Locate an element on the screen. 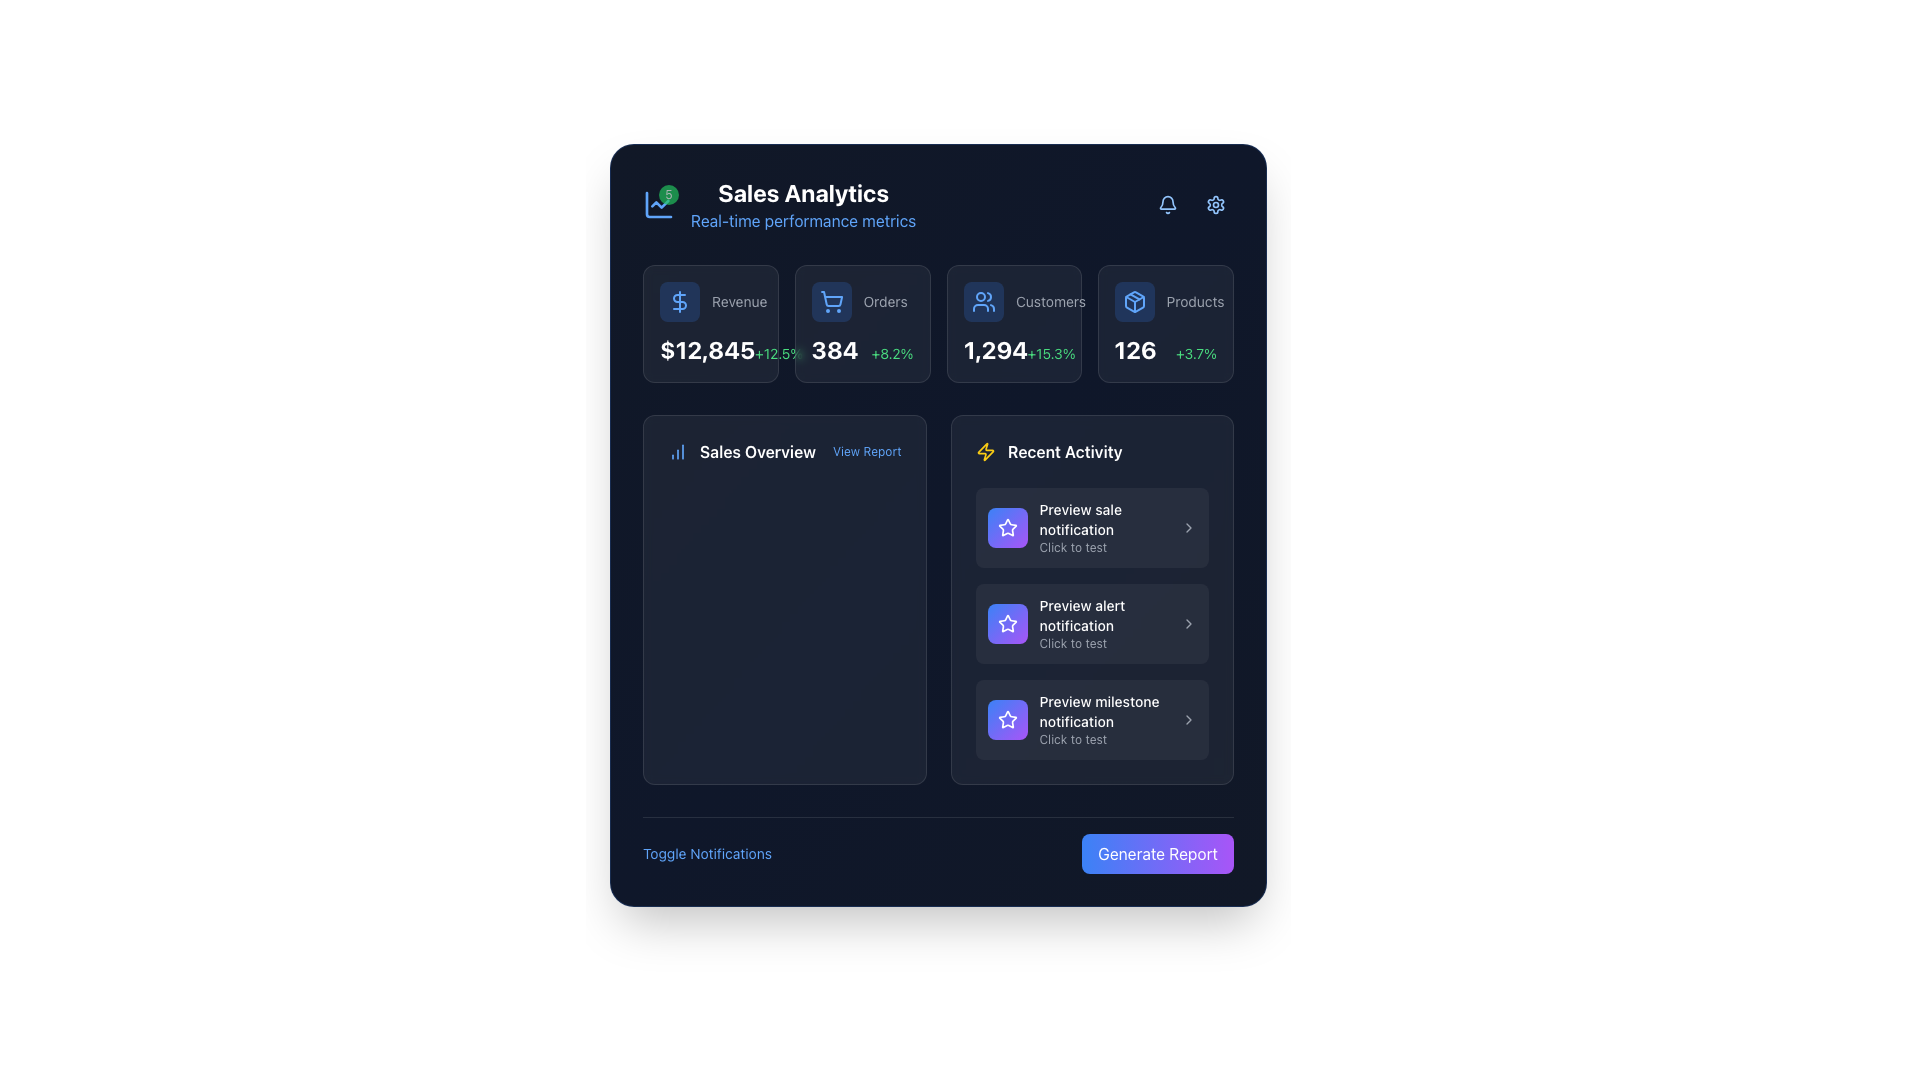 The height and width of the screenshot is (1080, 1920). the numeric value display element indicating the number of customers, located in the metrics panel section of the interface is located at coordinates (995, 349).